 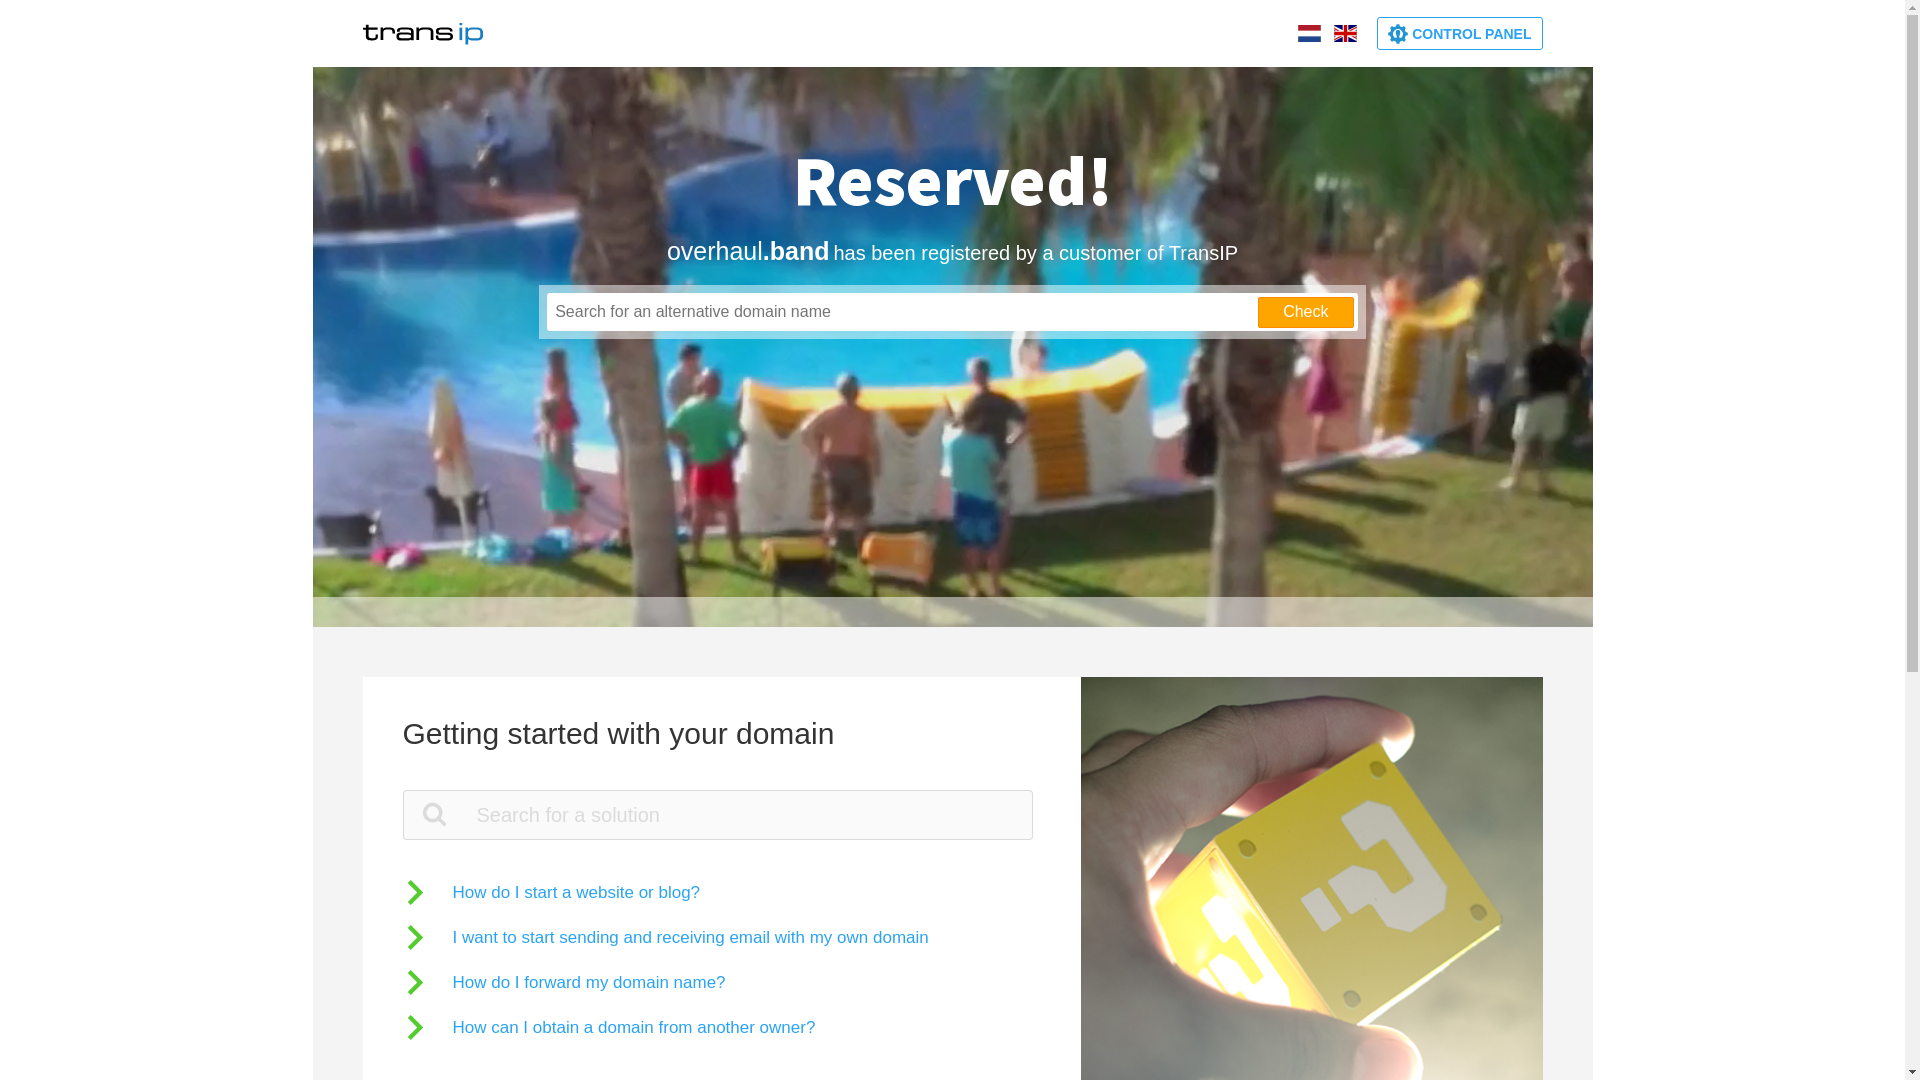 I want to click on 'Check', so click(x=1305, y=312).